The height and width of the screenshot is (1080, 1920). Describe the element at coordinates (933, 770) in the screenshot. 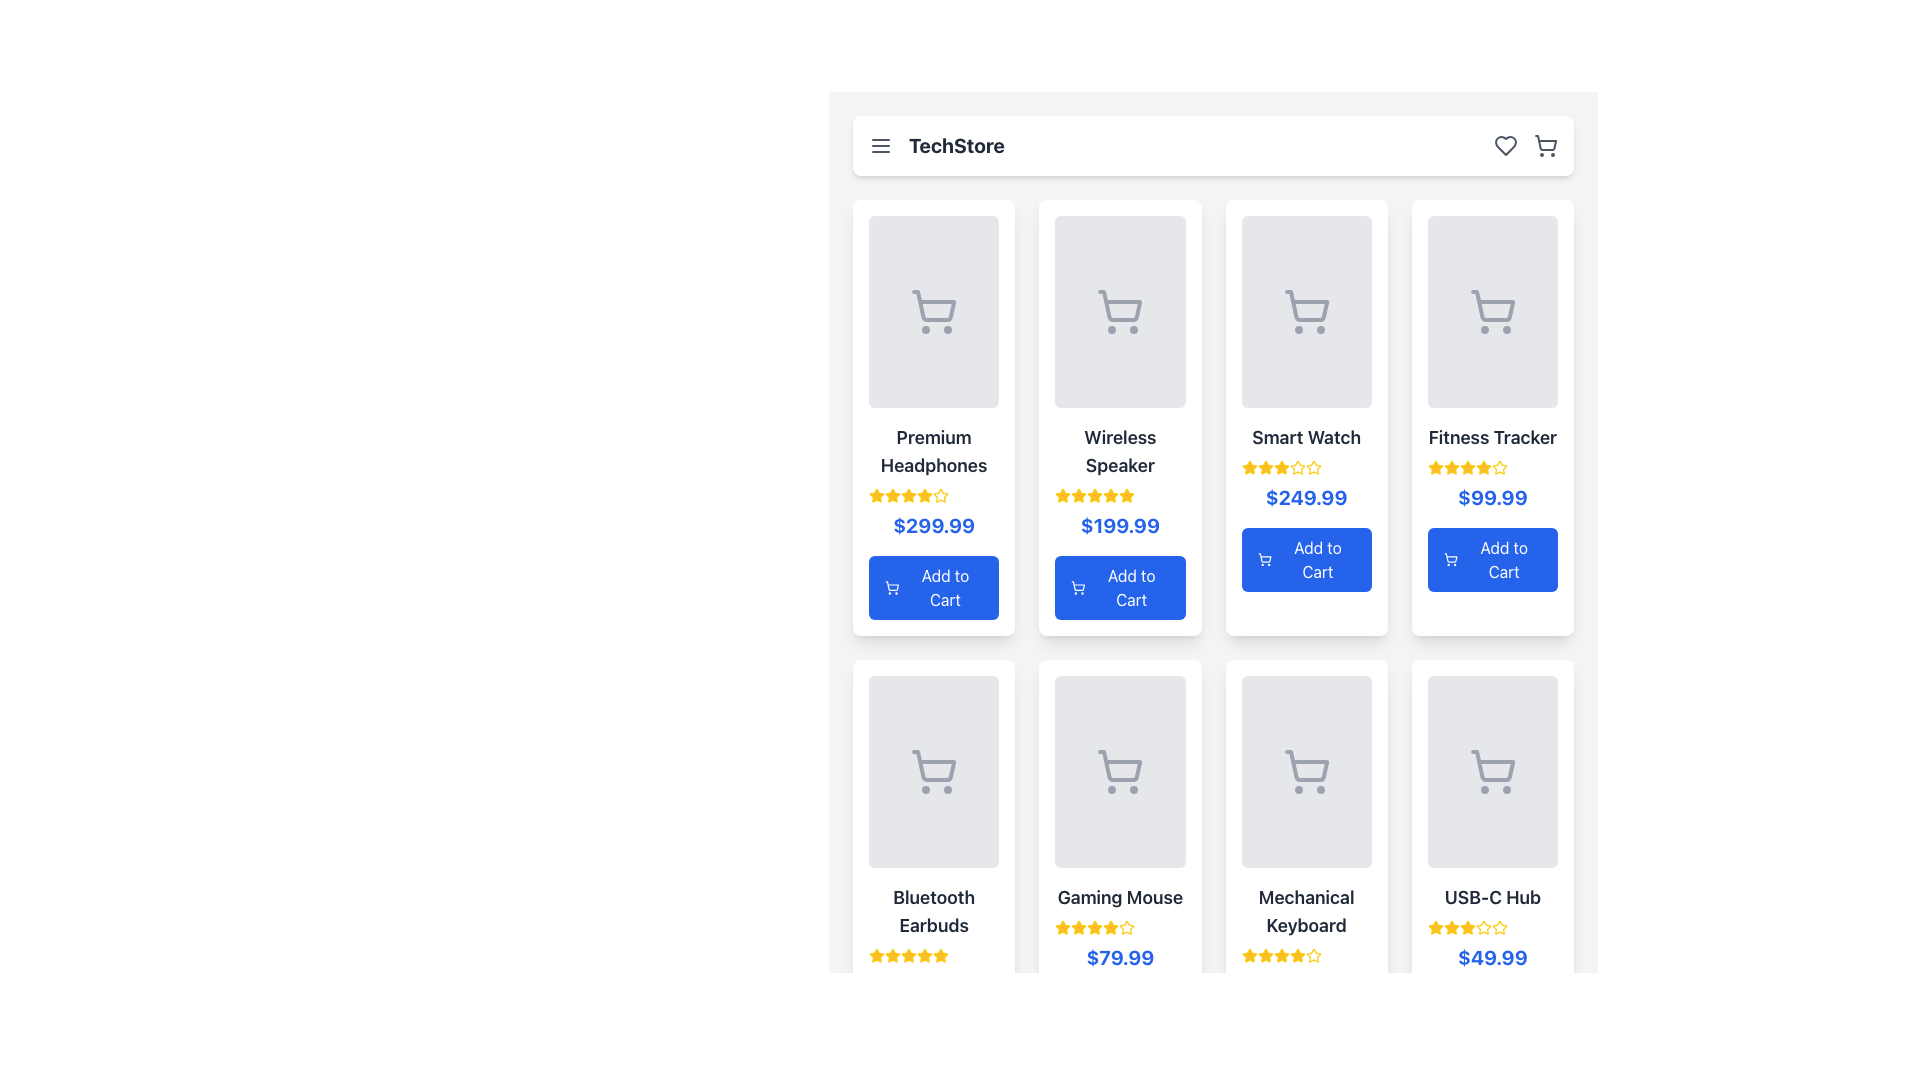

I see `the shopping cart icon located in the bottom-left card, positioned below 'Bluetooth Earbuds' and above the 'Add to Cart' button` at that location.